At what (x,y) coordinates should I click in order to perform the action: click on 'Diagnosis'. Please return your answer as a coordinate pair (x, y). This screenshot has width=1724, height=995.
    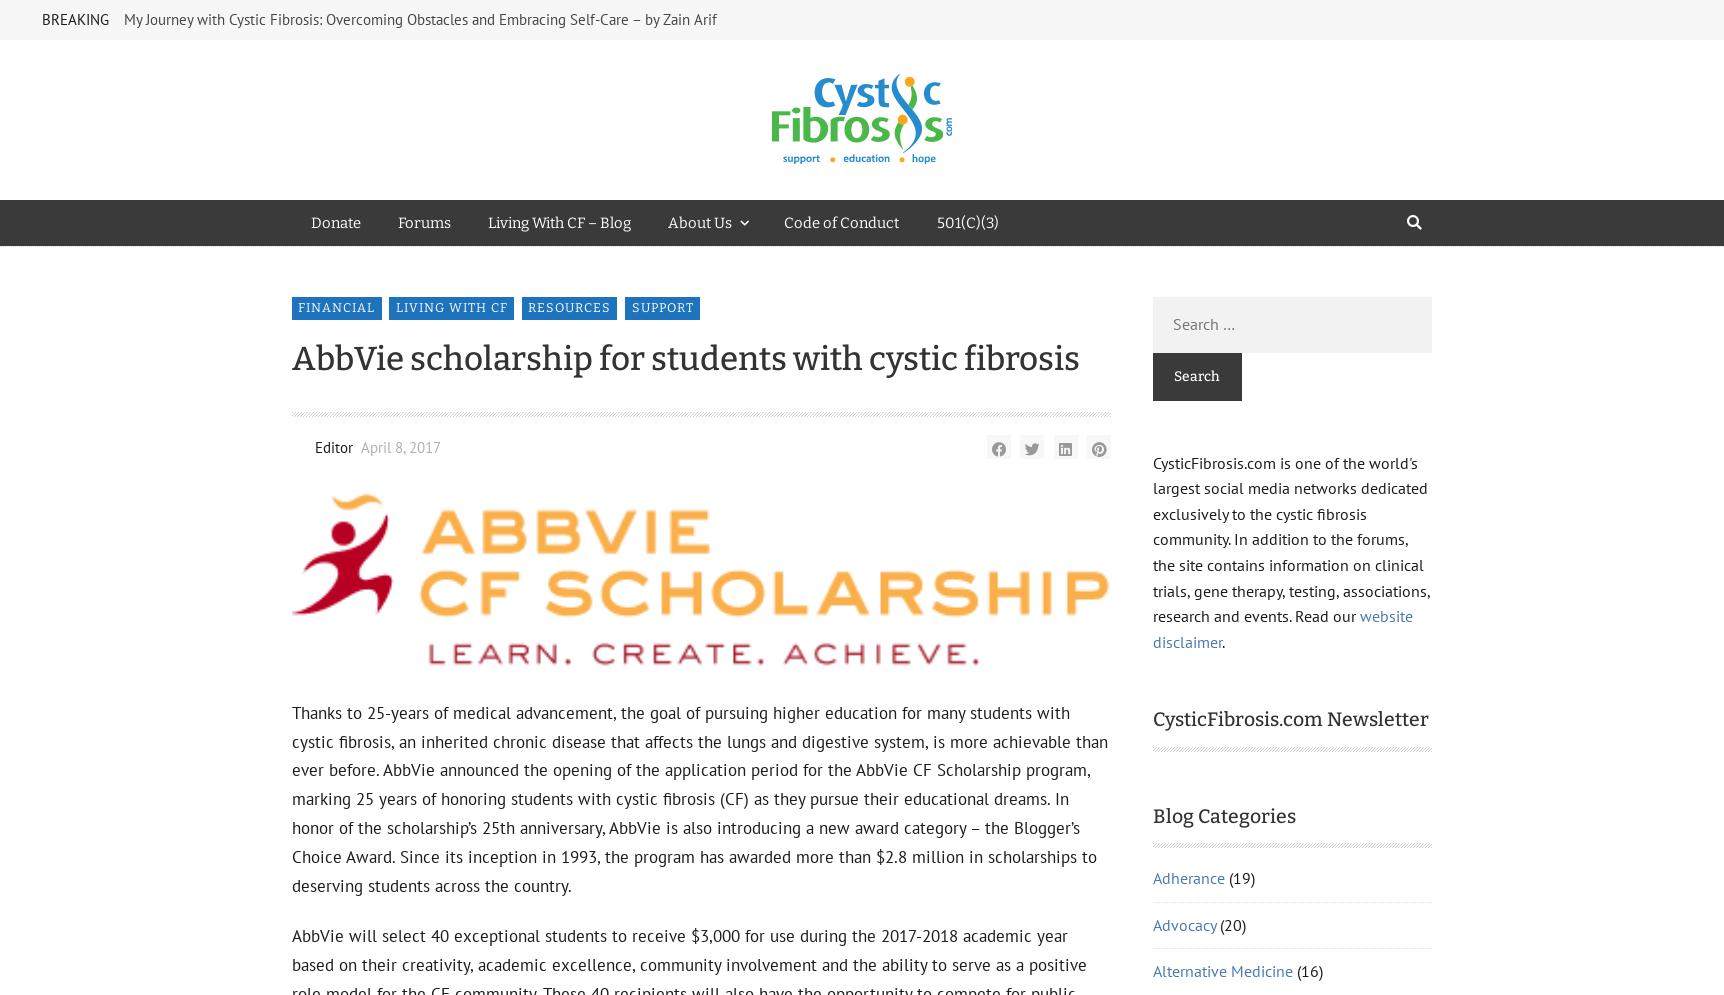
    Looking at the image, I should click on (1186, 341).